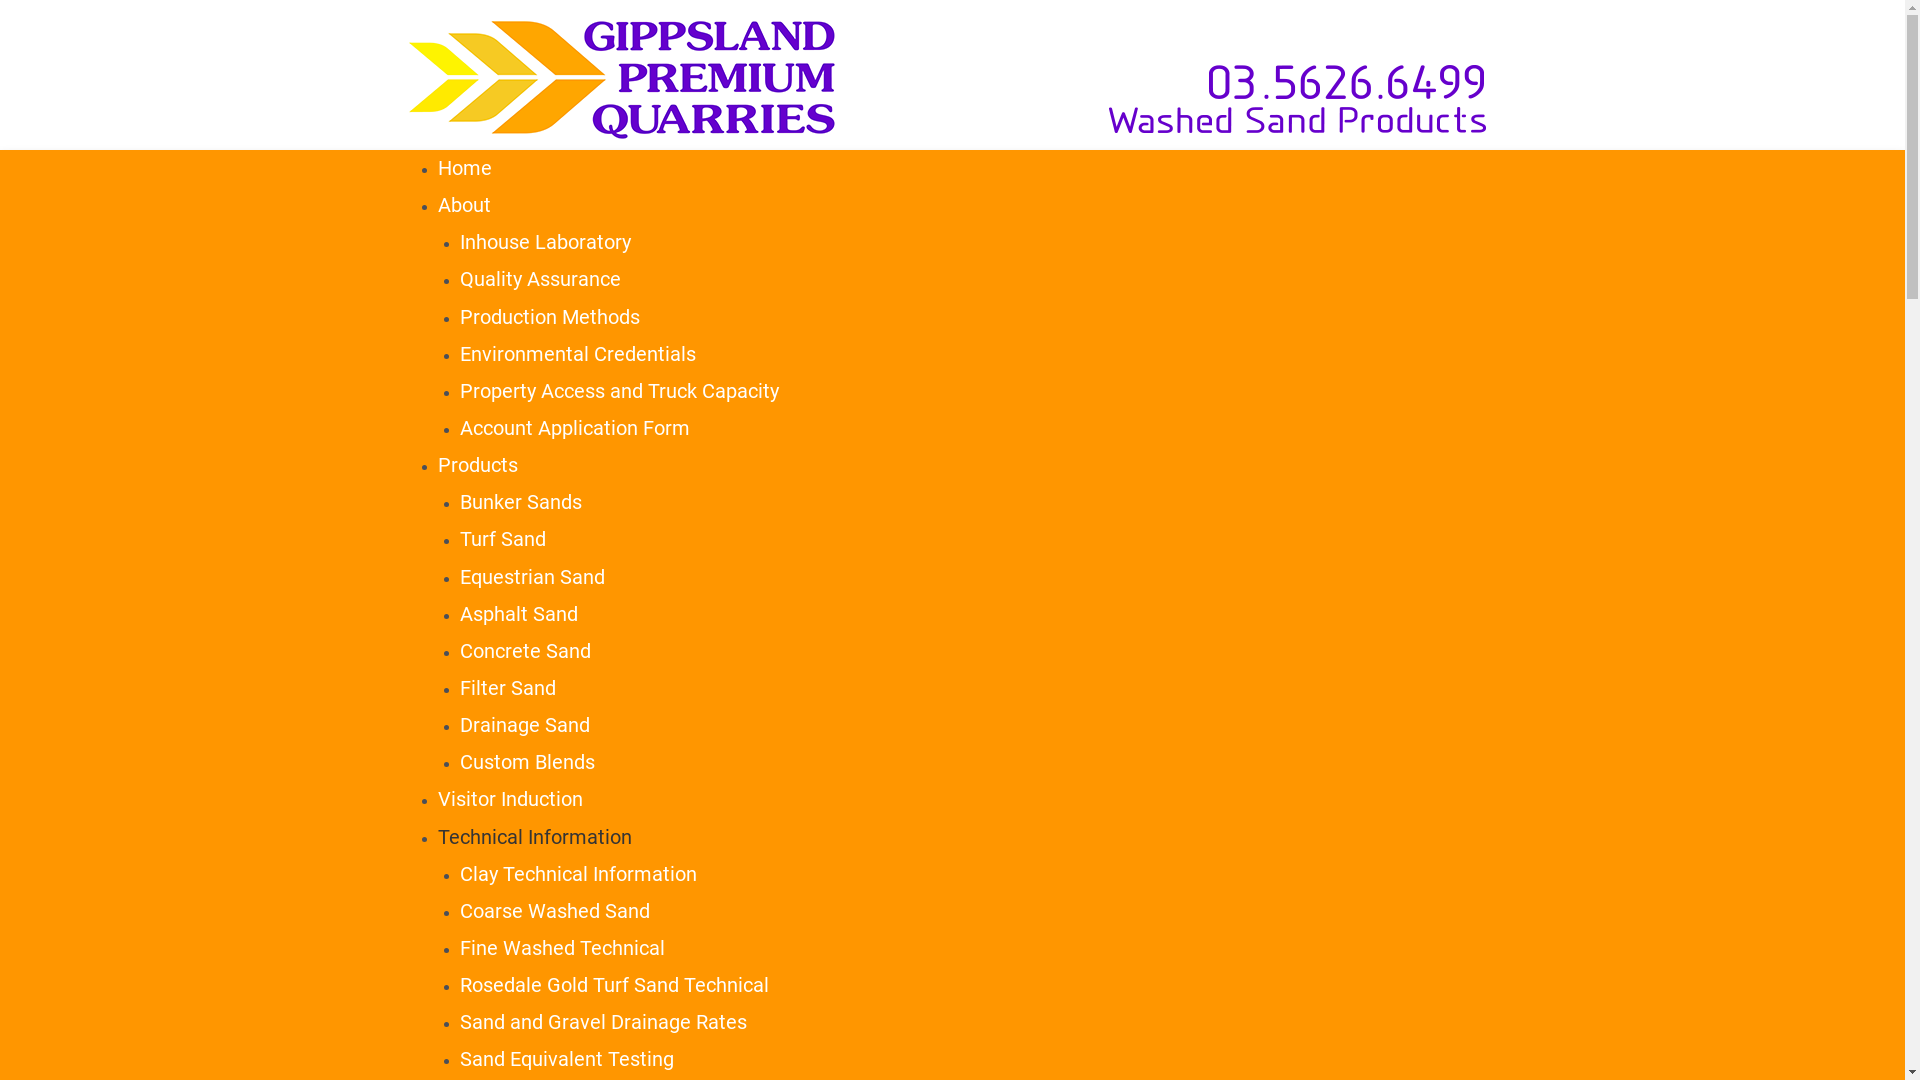 This screenshot has width=1920, height=1080. I want to click on 'Technical Information', so click(534, 837).